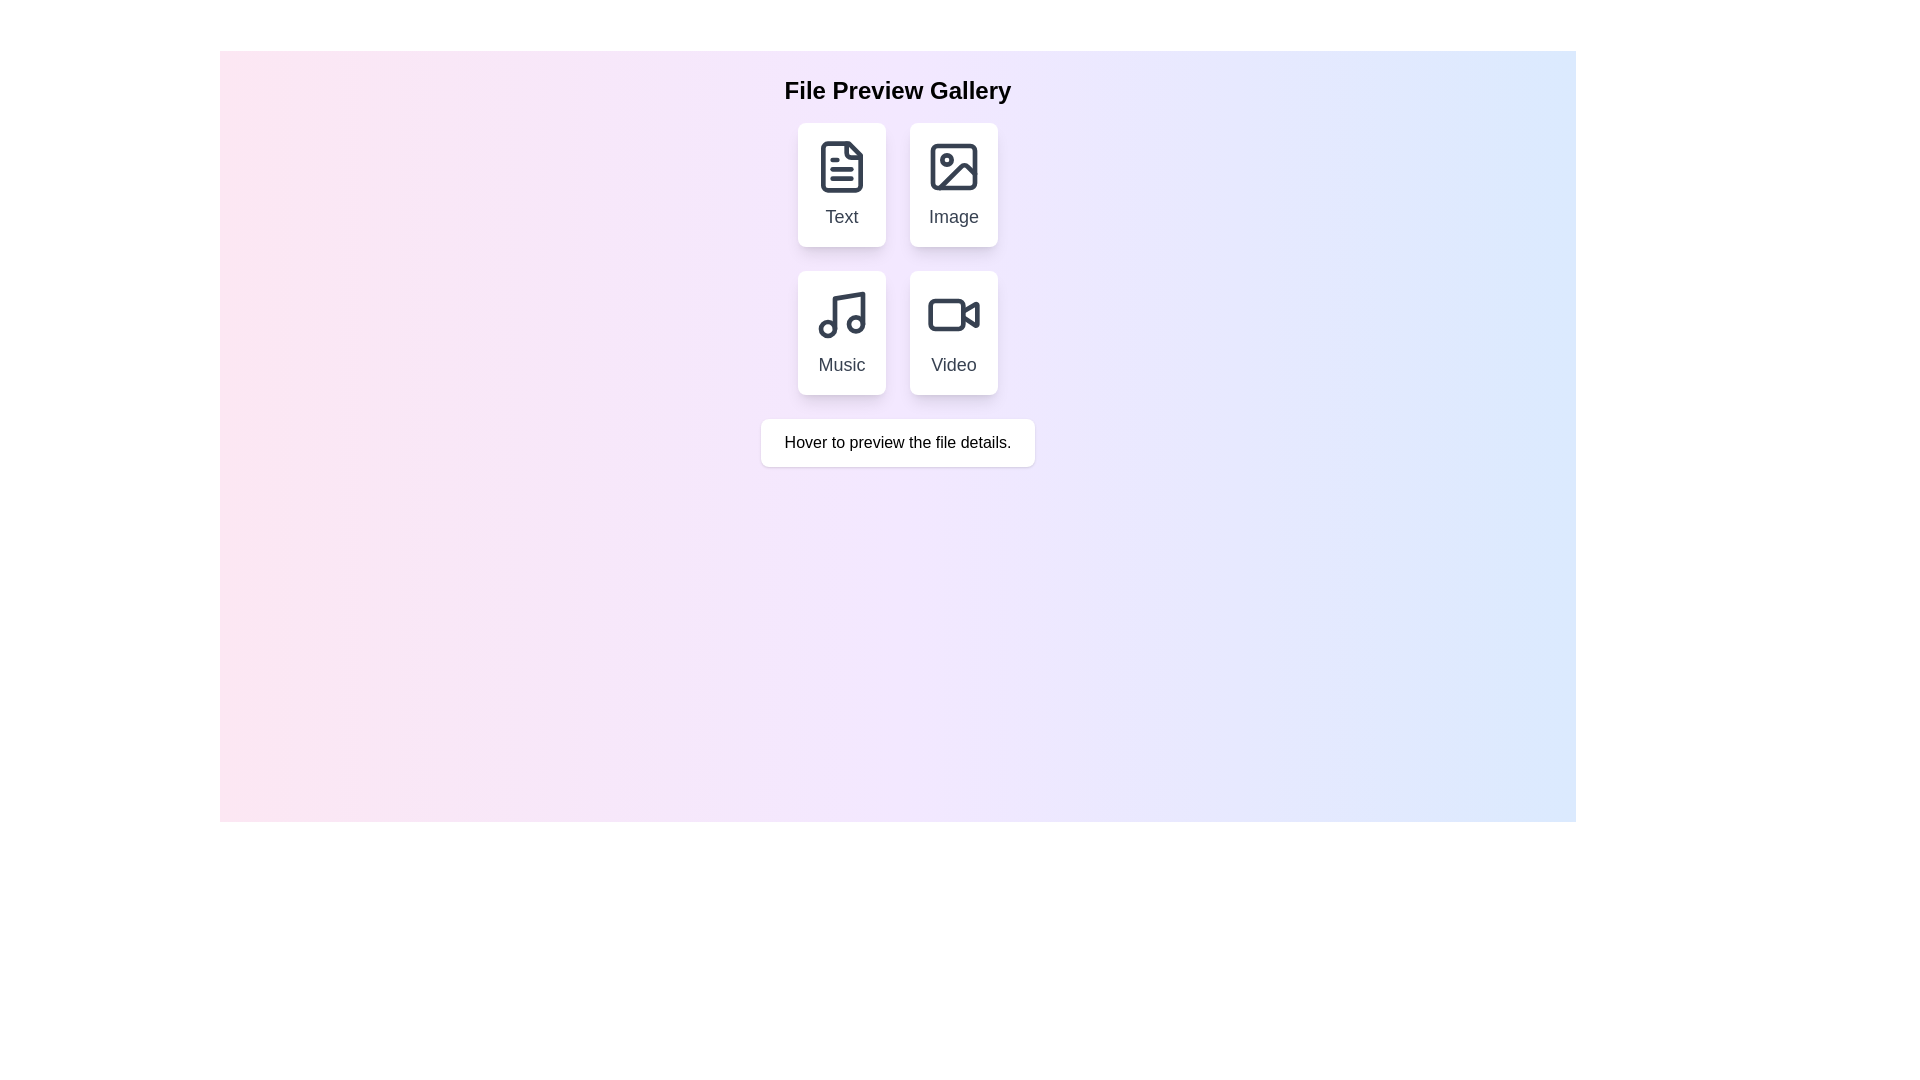 Image resolution: width=1920 pixels, height=1080 pixels. Describe the element at coordinates (953, 365) in the screenshot. I see `the static text label for the video preview option located at the bottom of the rectangular card in the second row and second column of the grid` at that location.